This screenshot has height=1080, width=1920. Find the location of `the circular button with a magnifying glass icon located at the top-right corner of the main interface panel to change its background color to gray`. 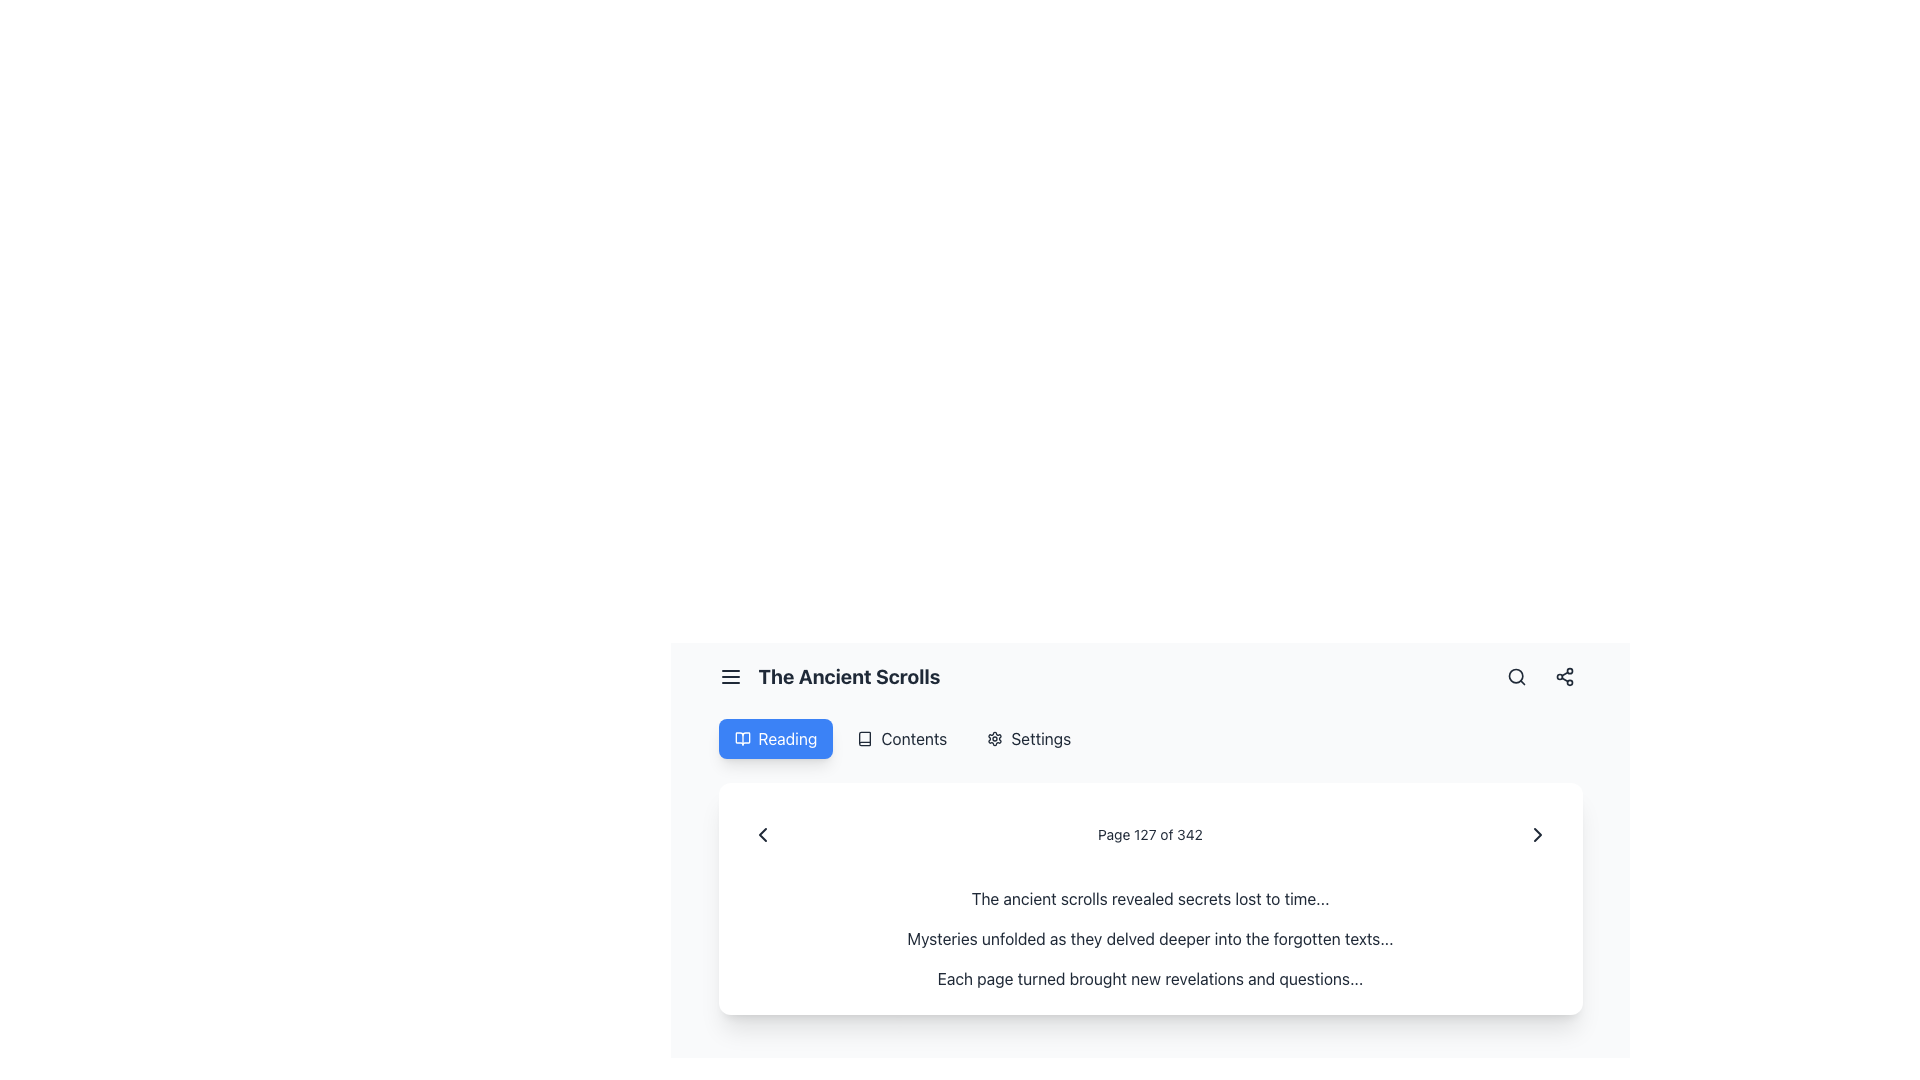

the circular button with a magnifying glass icon located at the top-right corner of the main interface panel to change its background color to gray is located at coordinates (1516, 676).